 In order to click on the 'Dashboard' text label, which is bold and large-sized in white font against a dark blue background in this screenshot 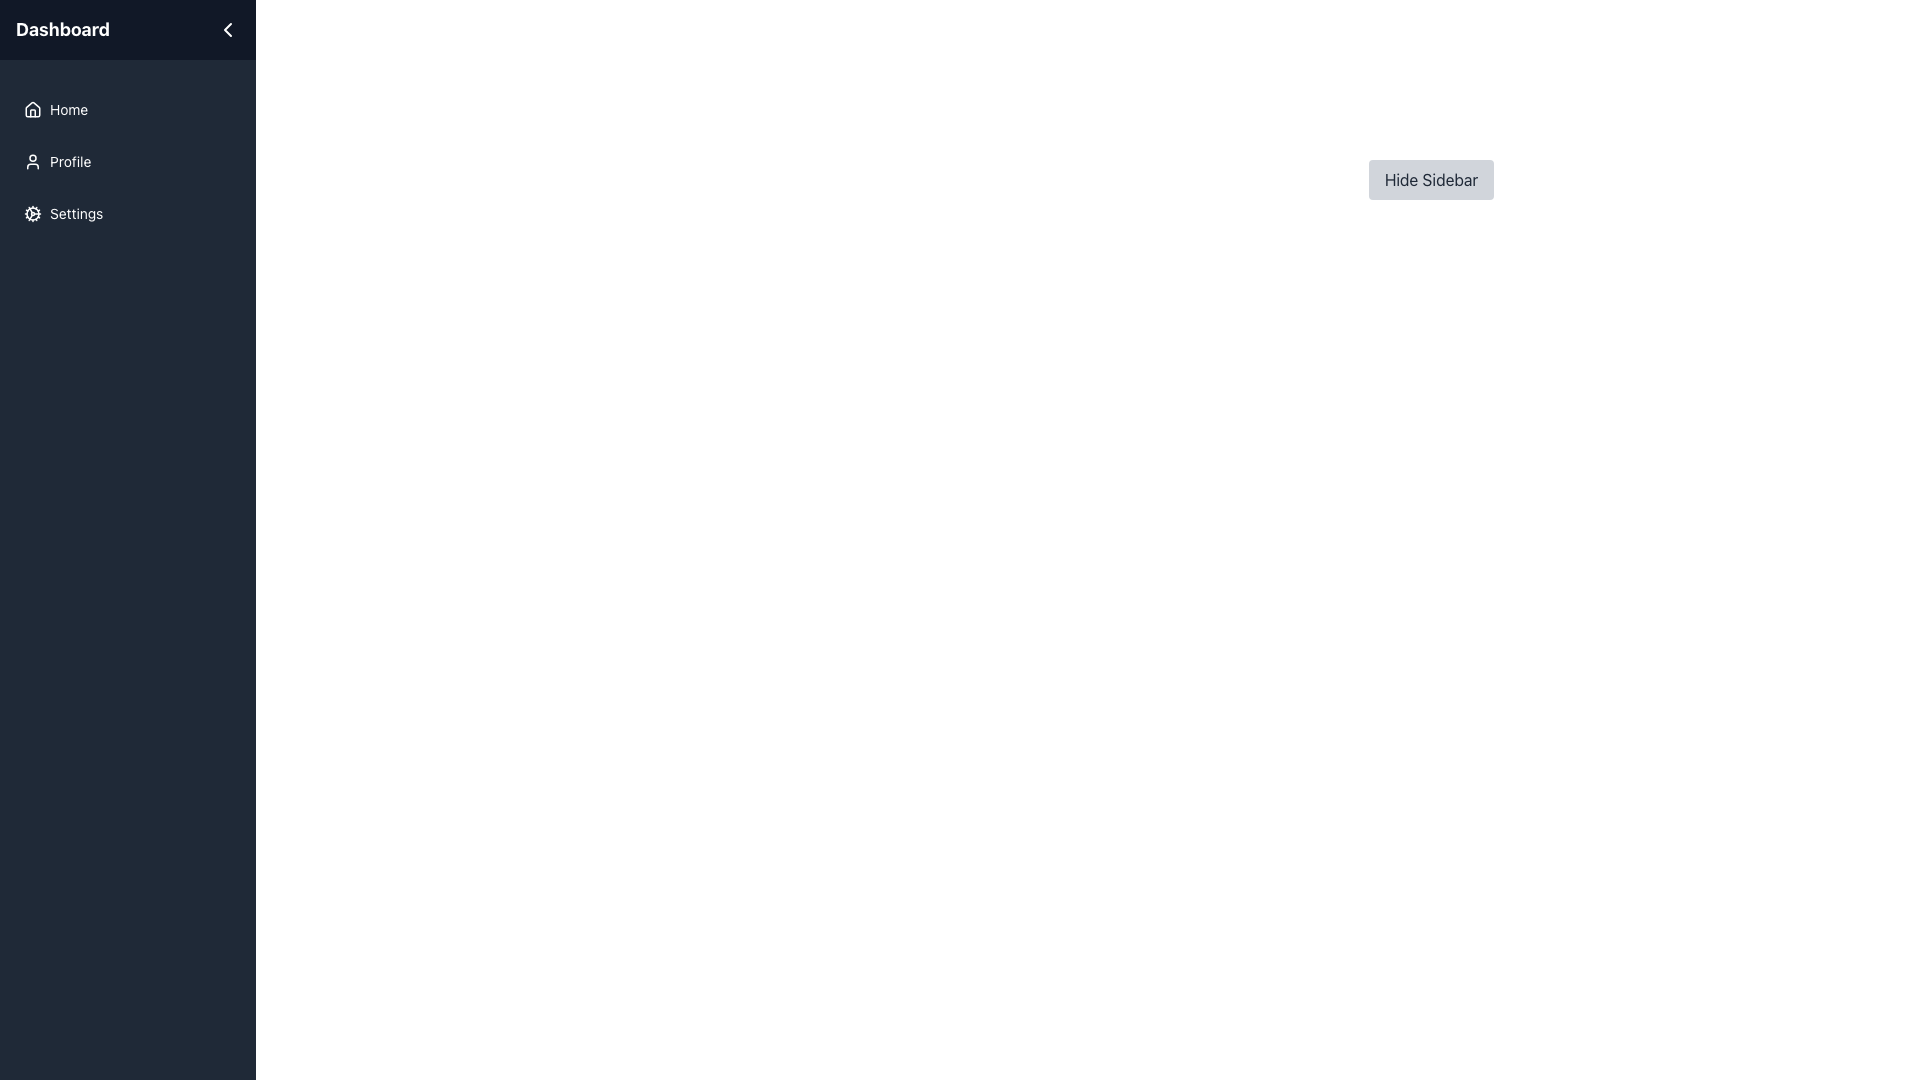, I will do `click(62, 30)`.